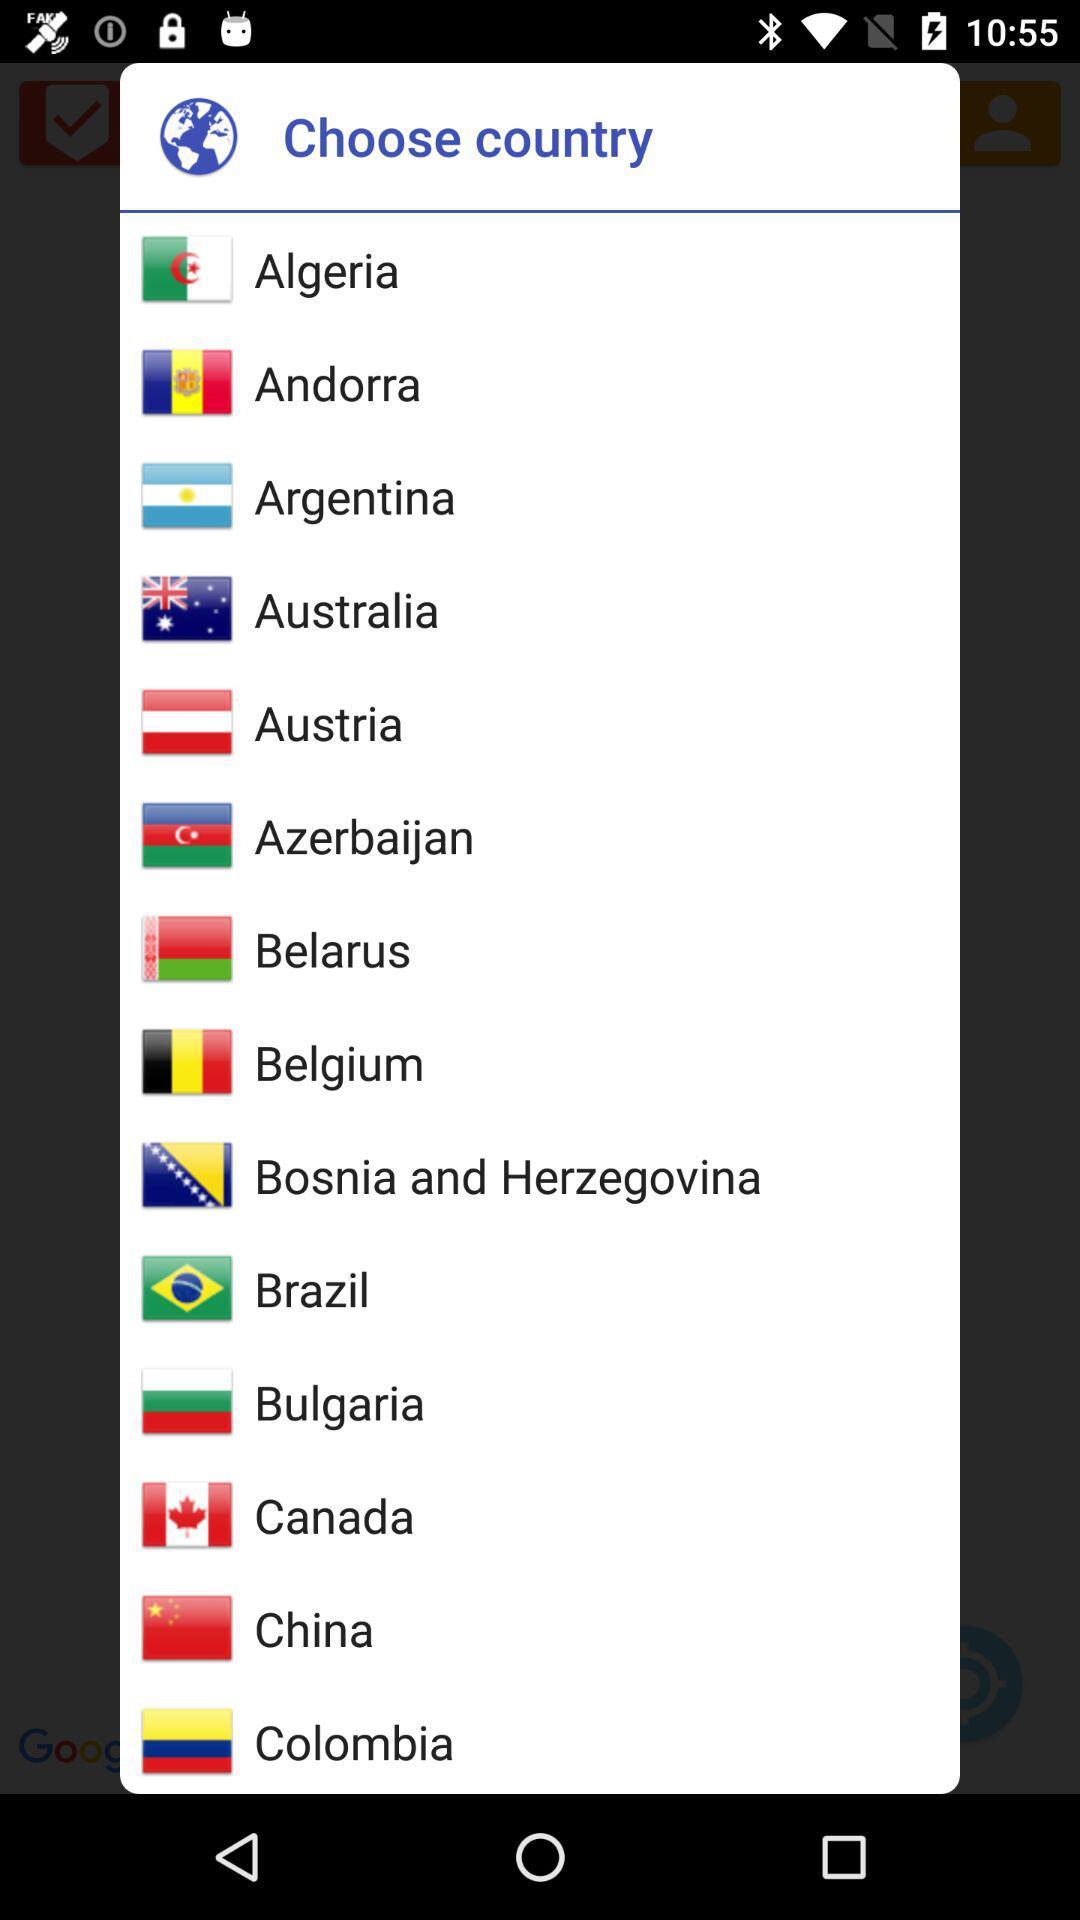 The height and width of the screenshot is (1920, 1080). Describe the element at coordinates (326, 268) in the screenshot. I see `item above the andorra` at that location.